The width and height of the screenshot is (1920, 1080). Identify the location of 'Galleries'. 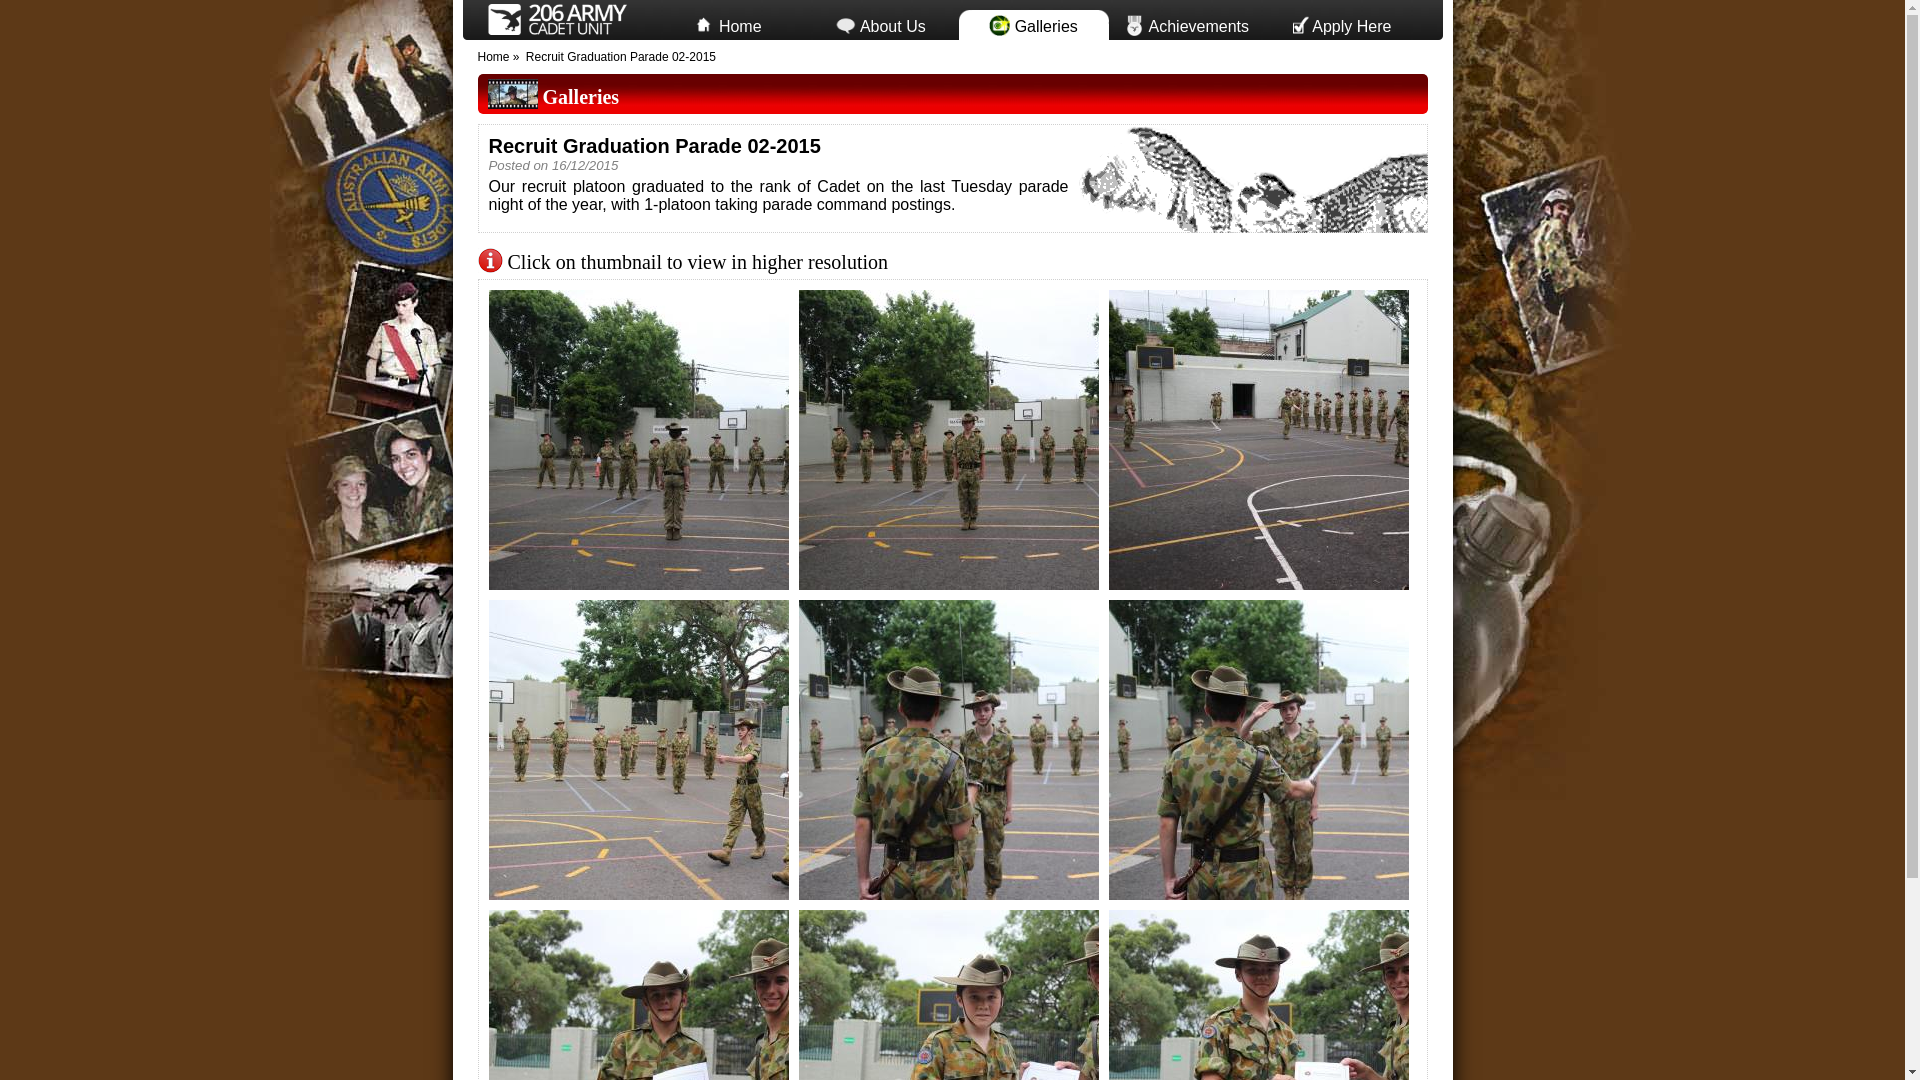
(579, 96).